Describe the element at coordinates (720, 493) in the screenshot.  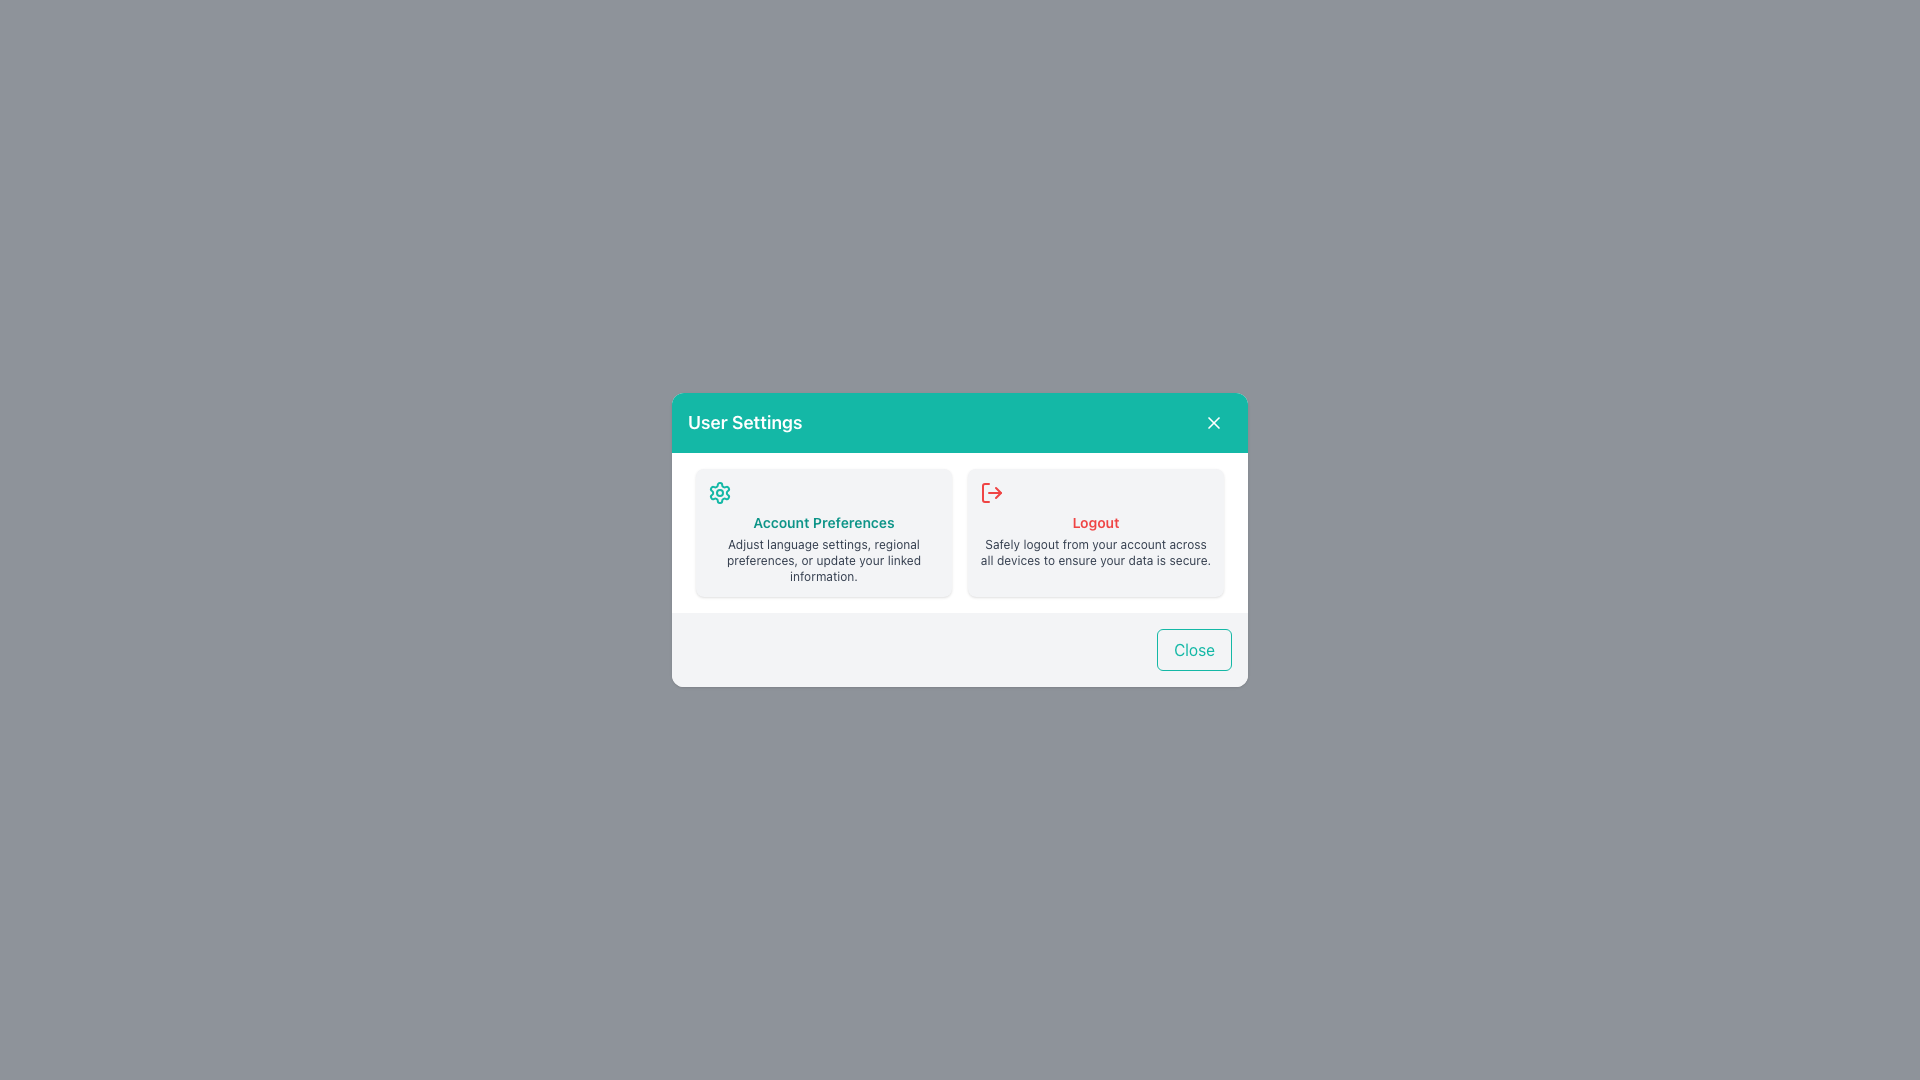
I see `the settings icon located near the top-left corner of the dialog box, adjacent to the label 'User Settings.'` at that location.